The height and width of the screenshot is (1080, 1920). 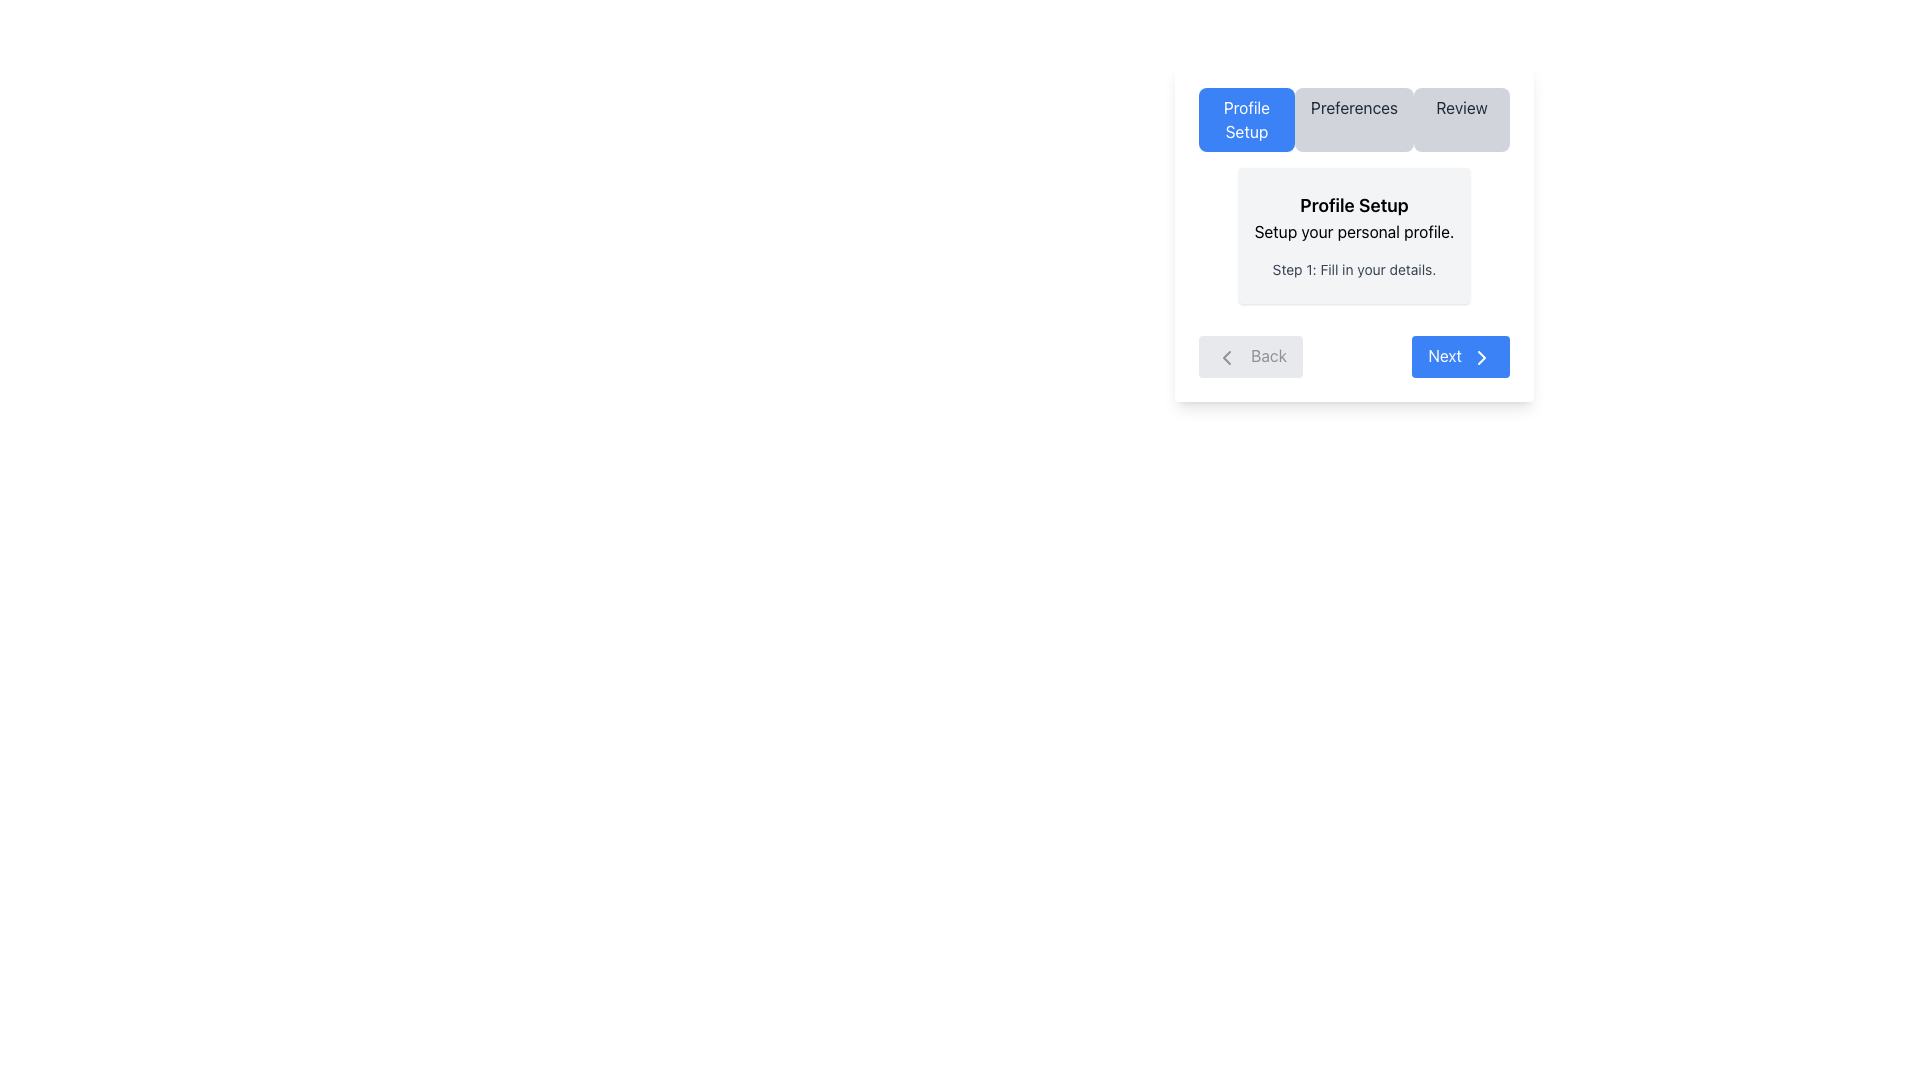 What do you see at coordinates (1354, 119) in the screenshot?
I see `the 'Preferences' button, which is the second button in a horizontal group of three` at bounding box center [1354, 119].